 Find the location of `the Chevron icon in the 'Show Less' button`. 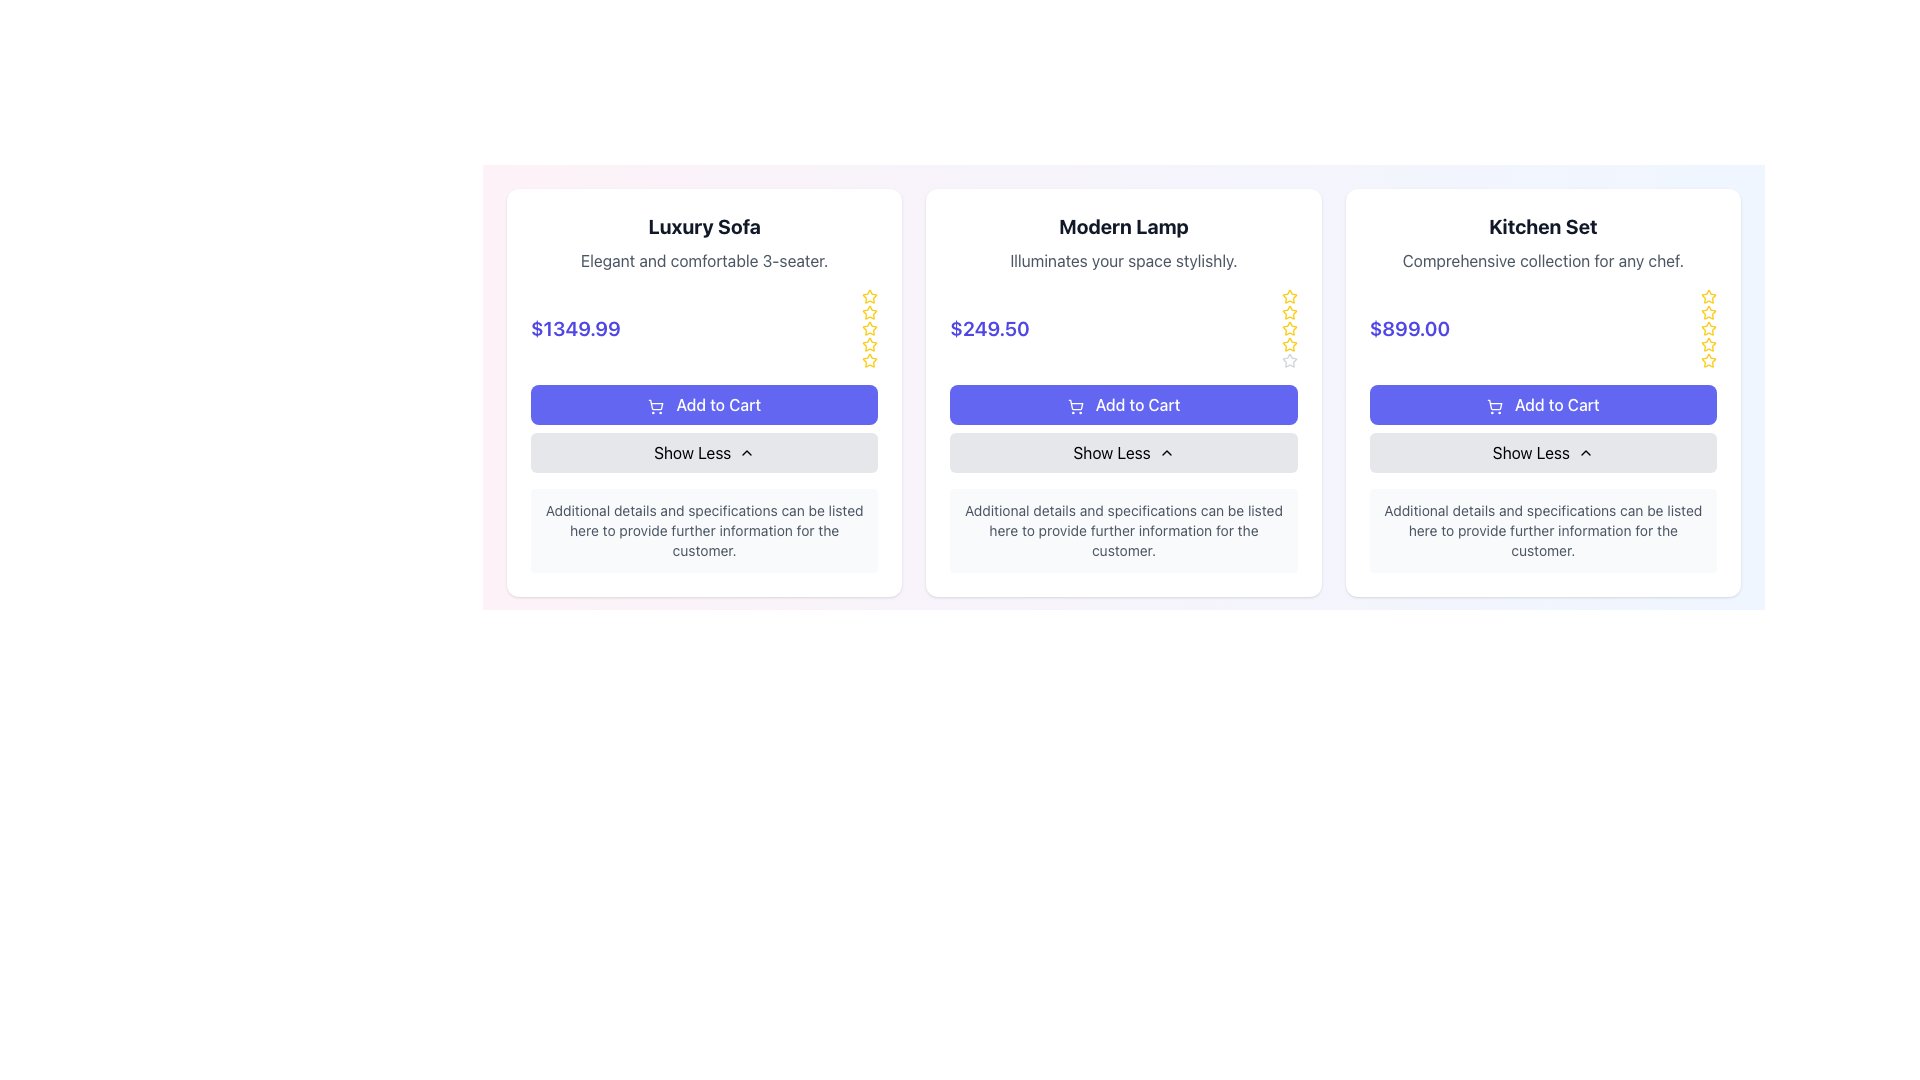

the Chevron icon in the 'Show Less' button is located at coordinates (1166, 452).